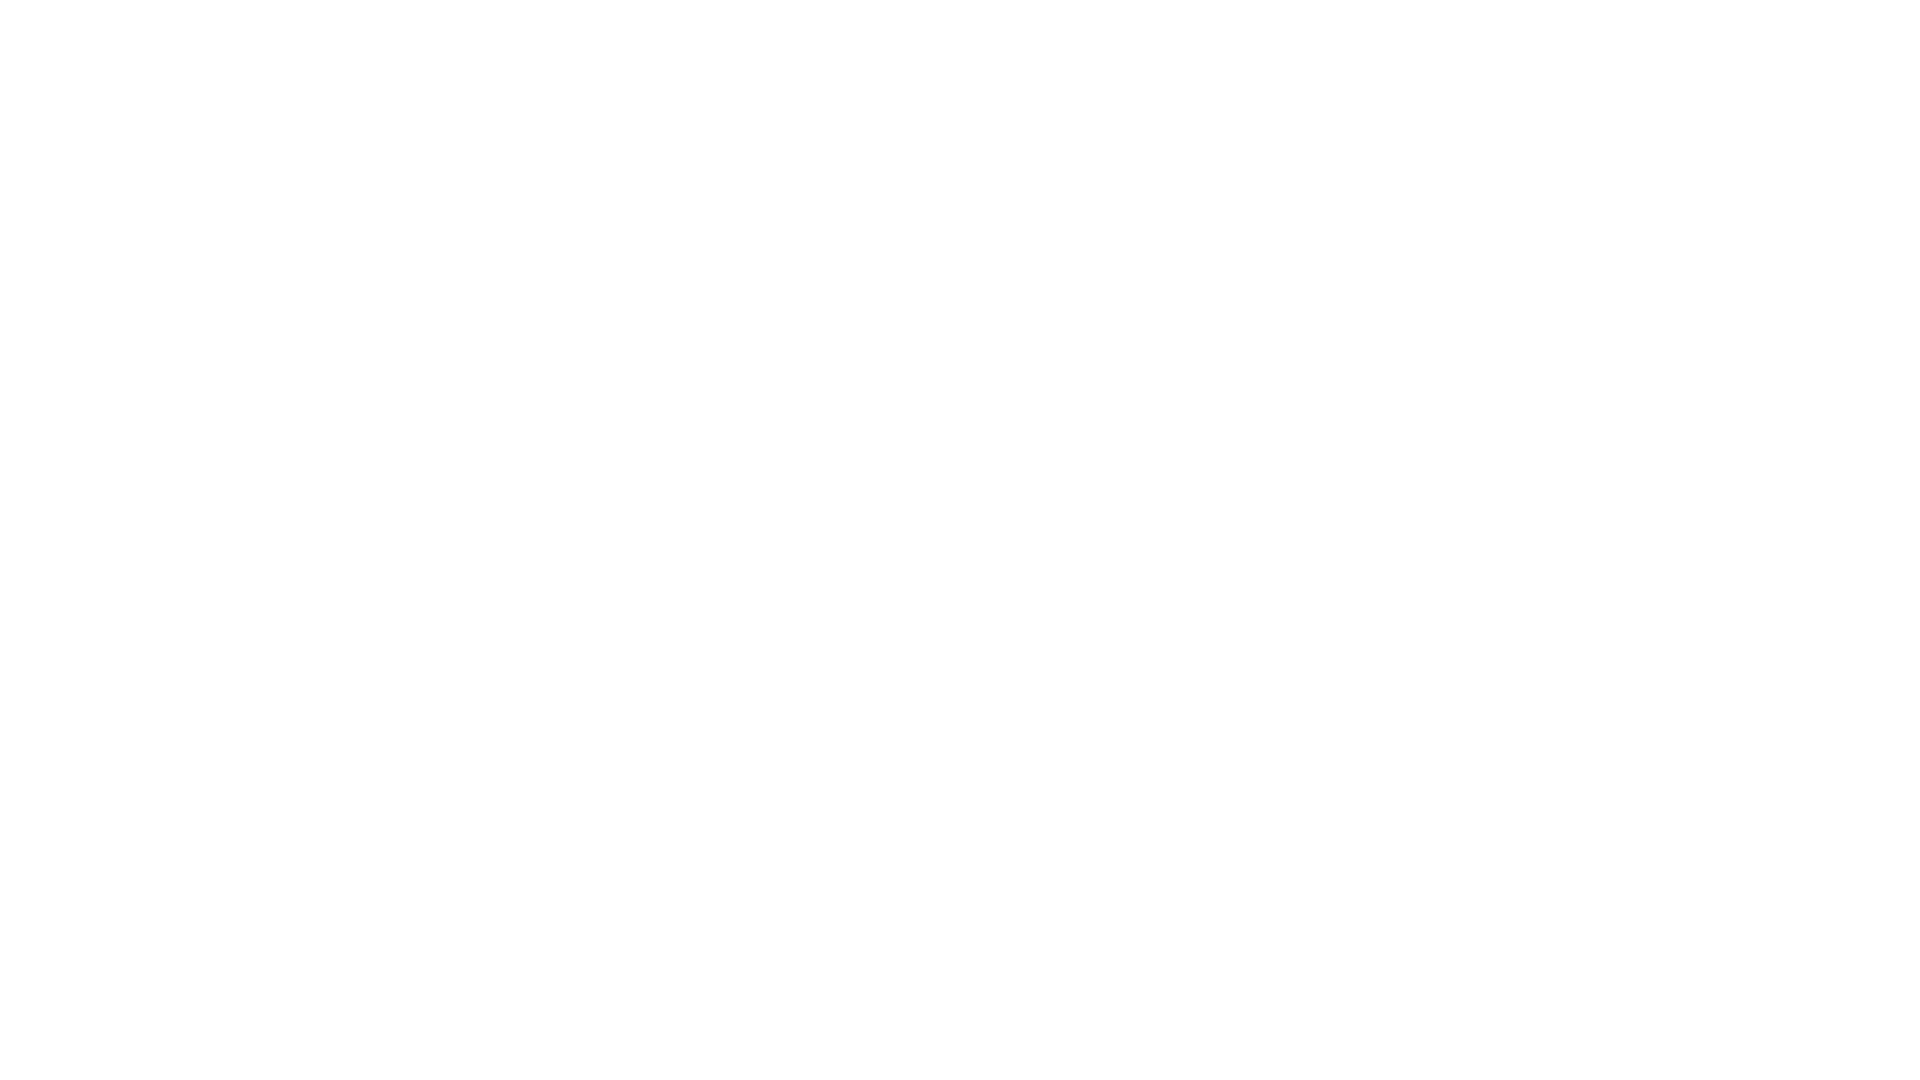 Image resolution: width=1920 pixels, height=1080 pixels. Describe the element at coordinates (1161, 114) in the screenshot. I see `Options` at that location.